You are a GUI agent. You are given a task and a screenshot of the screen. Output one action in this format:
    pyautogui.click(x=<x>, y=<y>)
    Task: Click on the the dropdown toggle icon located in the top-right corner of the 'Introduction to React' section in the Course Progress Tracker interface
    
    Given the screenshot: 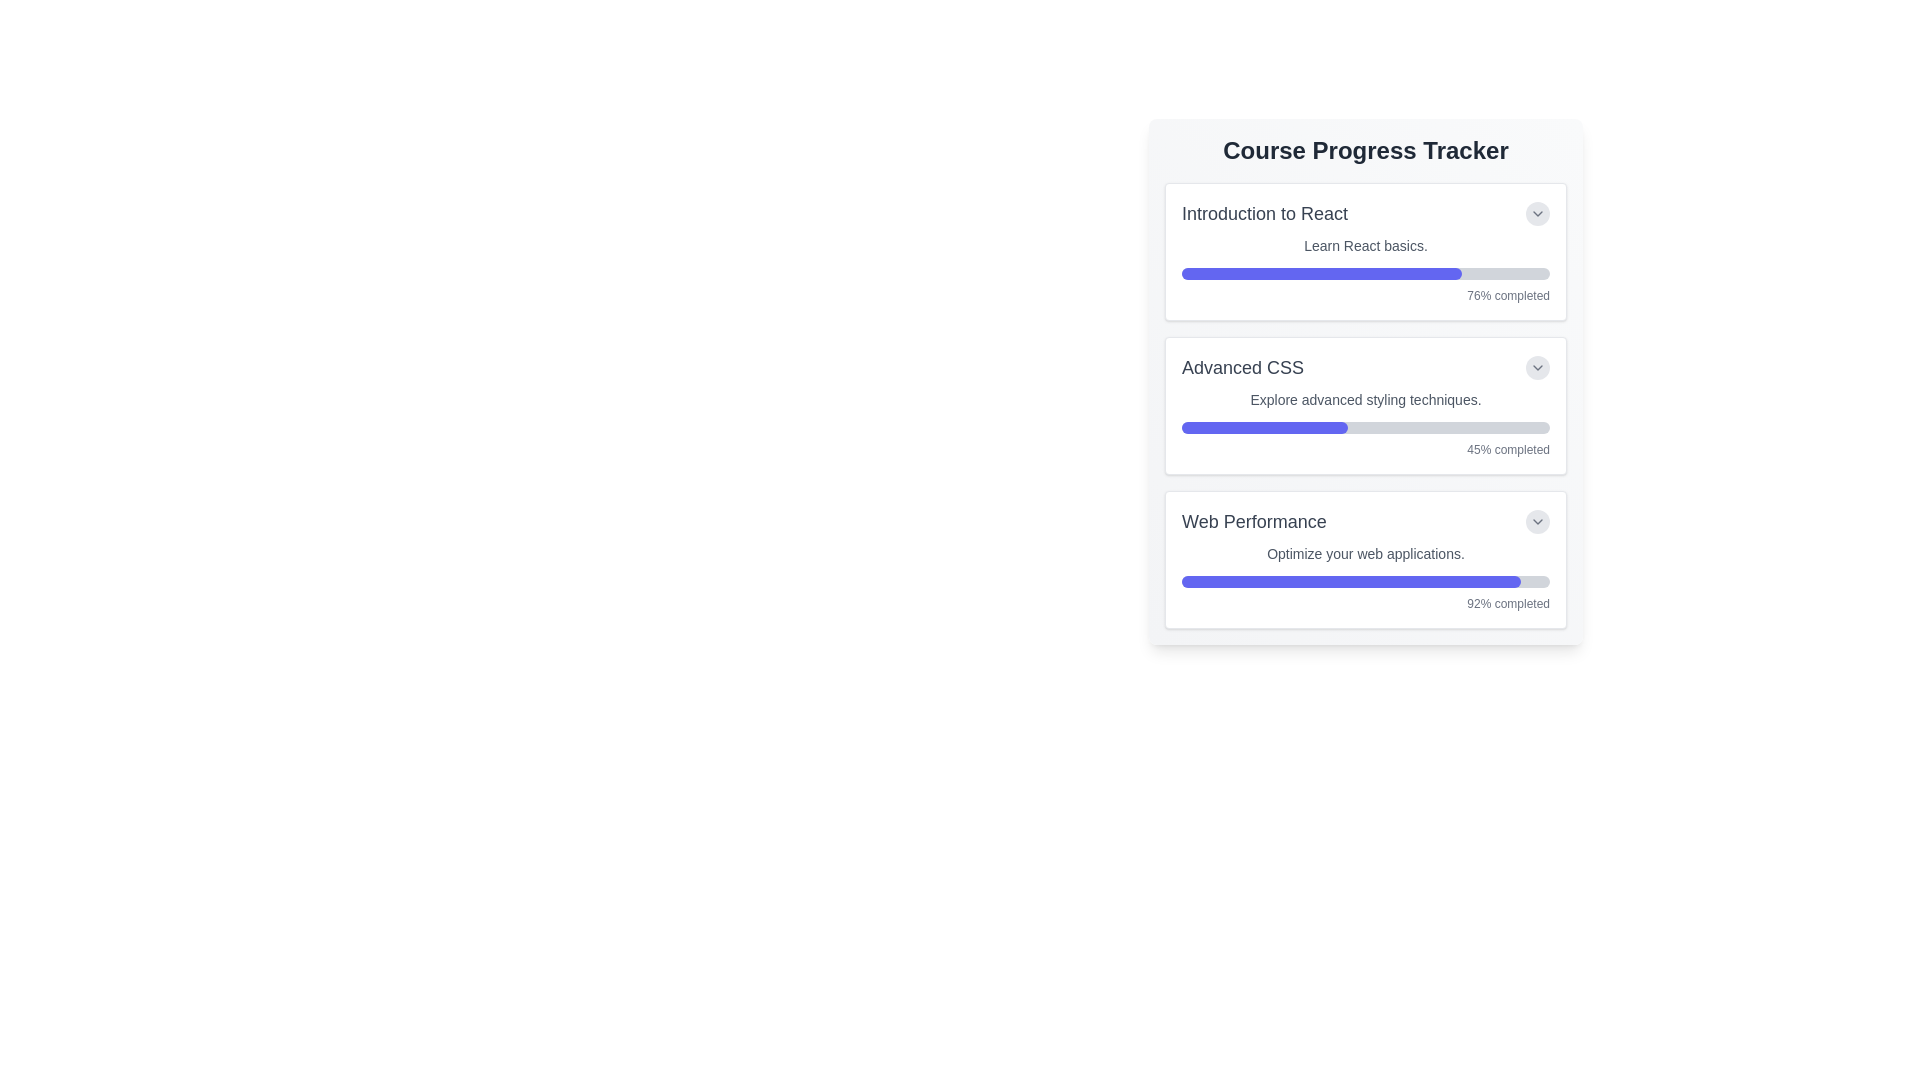 What is the action you would take?
    pyautogui.click(x=1536, y=213)
    